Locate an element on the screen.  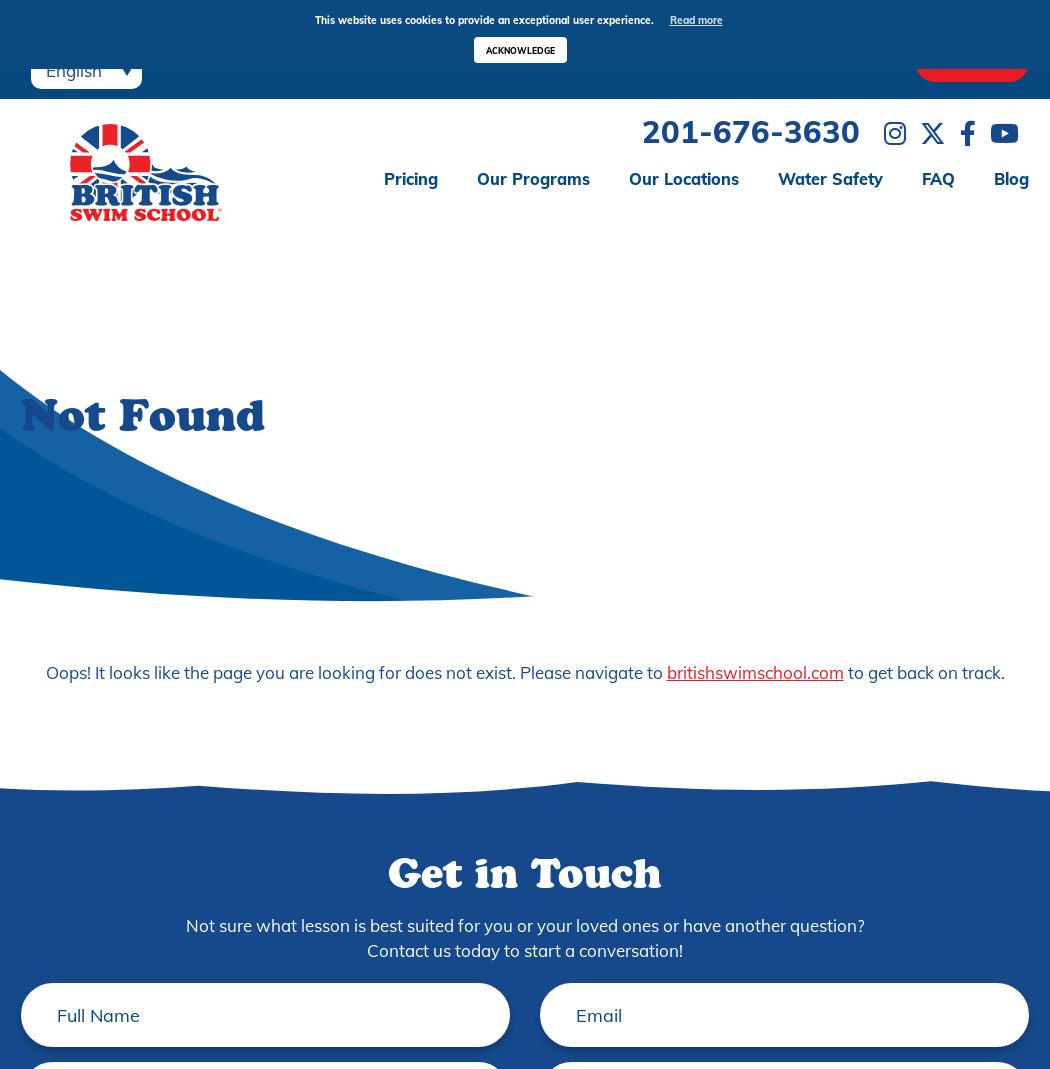
'Oops! It looks like the page you are looking for does not exist. Please navigate to' is located at coordinates (354, 670).